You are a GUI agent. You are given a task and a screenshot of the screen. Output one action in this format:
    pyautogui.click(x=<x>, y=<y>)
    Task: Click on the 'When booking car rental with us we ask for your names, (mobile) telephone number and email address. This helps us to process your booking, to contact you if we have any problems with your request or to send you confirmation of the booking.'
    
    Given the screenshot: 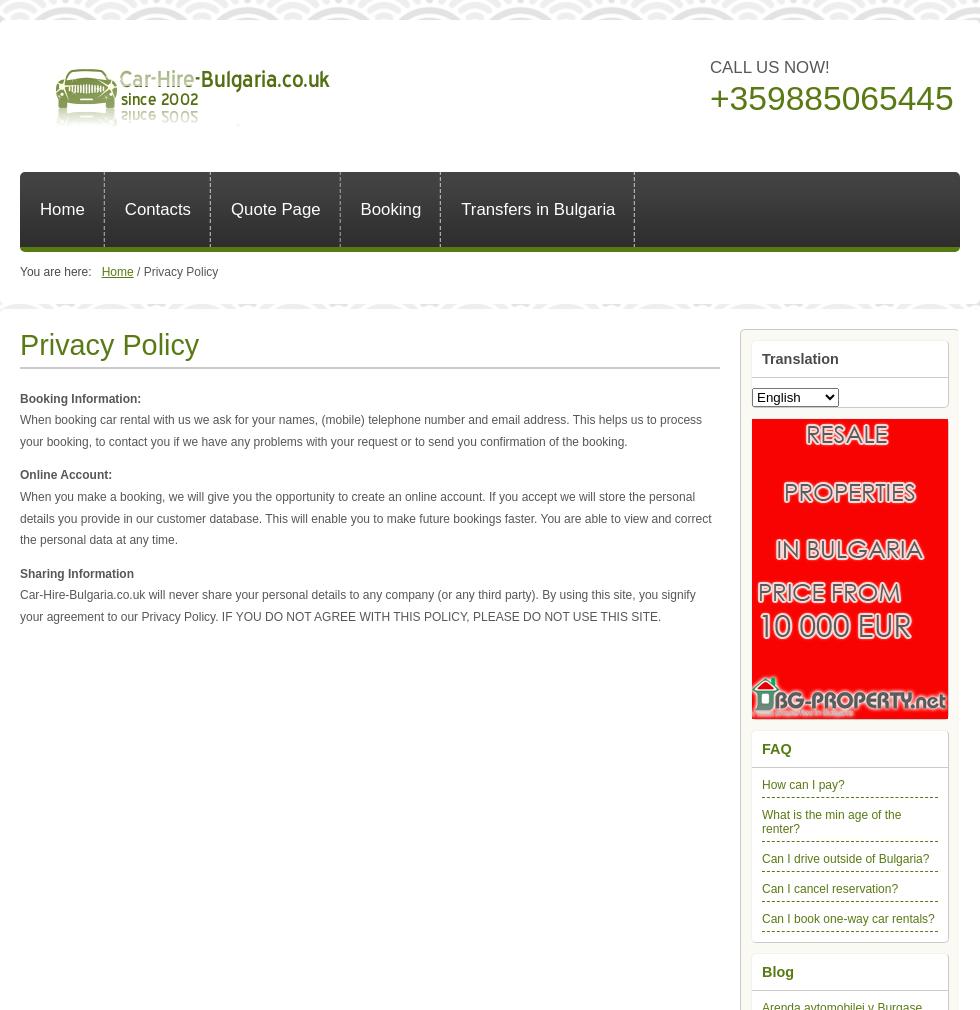 What is the action you would take?
    pyautogui.click(x=361, y=430)
    